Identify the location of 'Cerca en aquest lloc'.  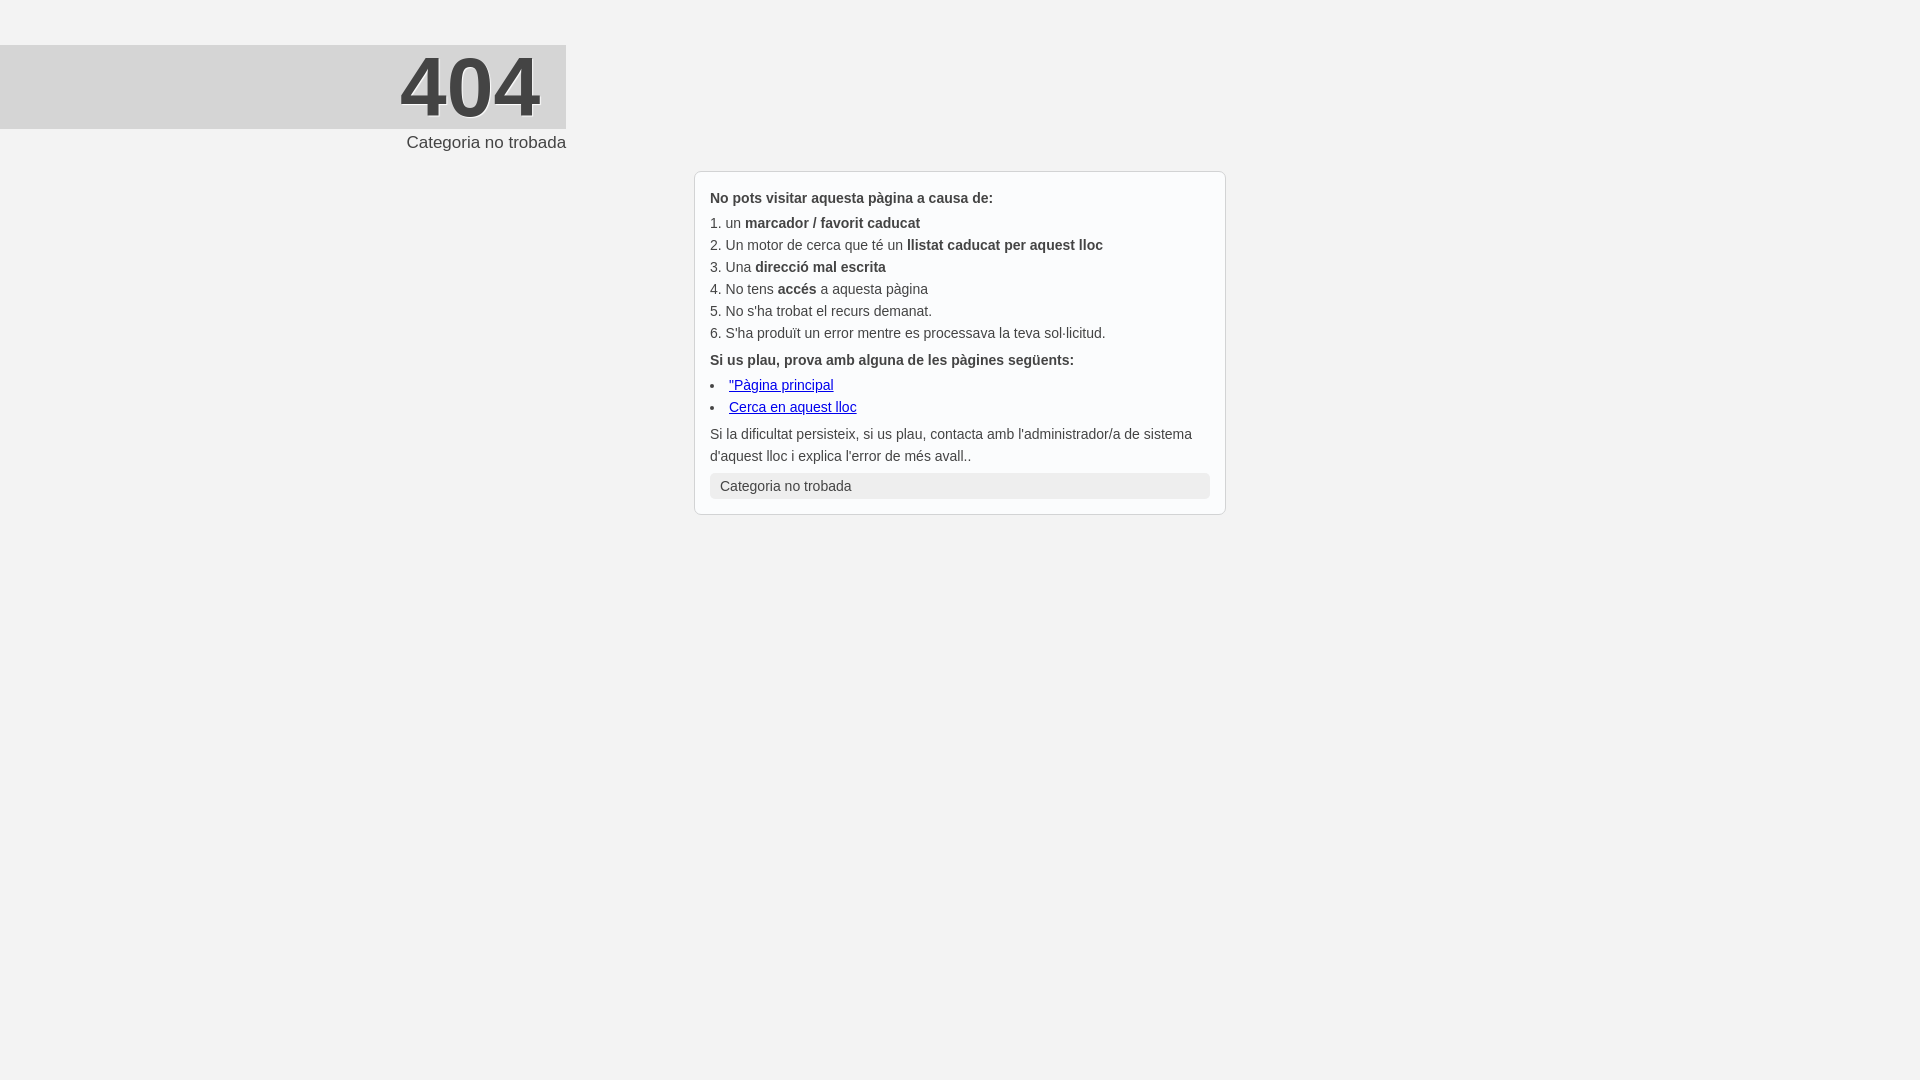
(728, 406).